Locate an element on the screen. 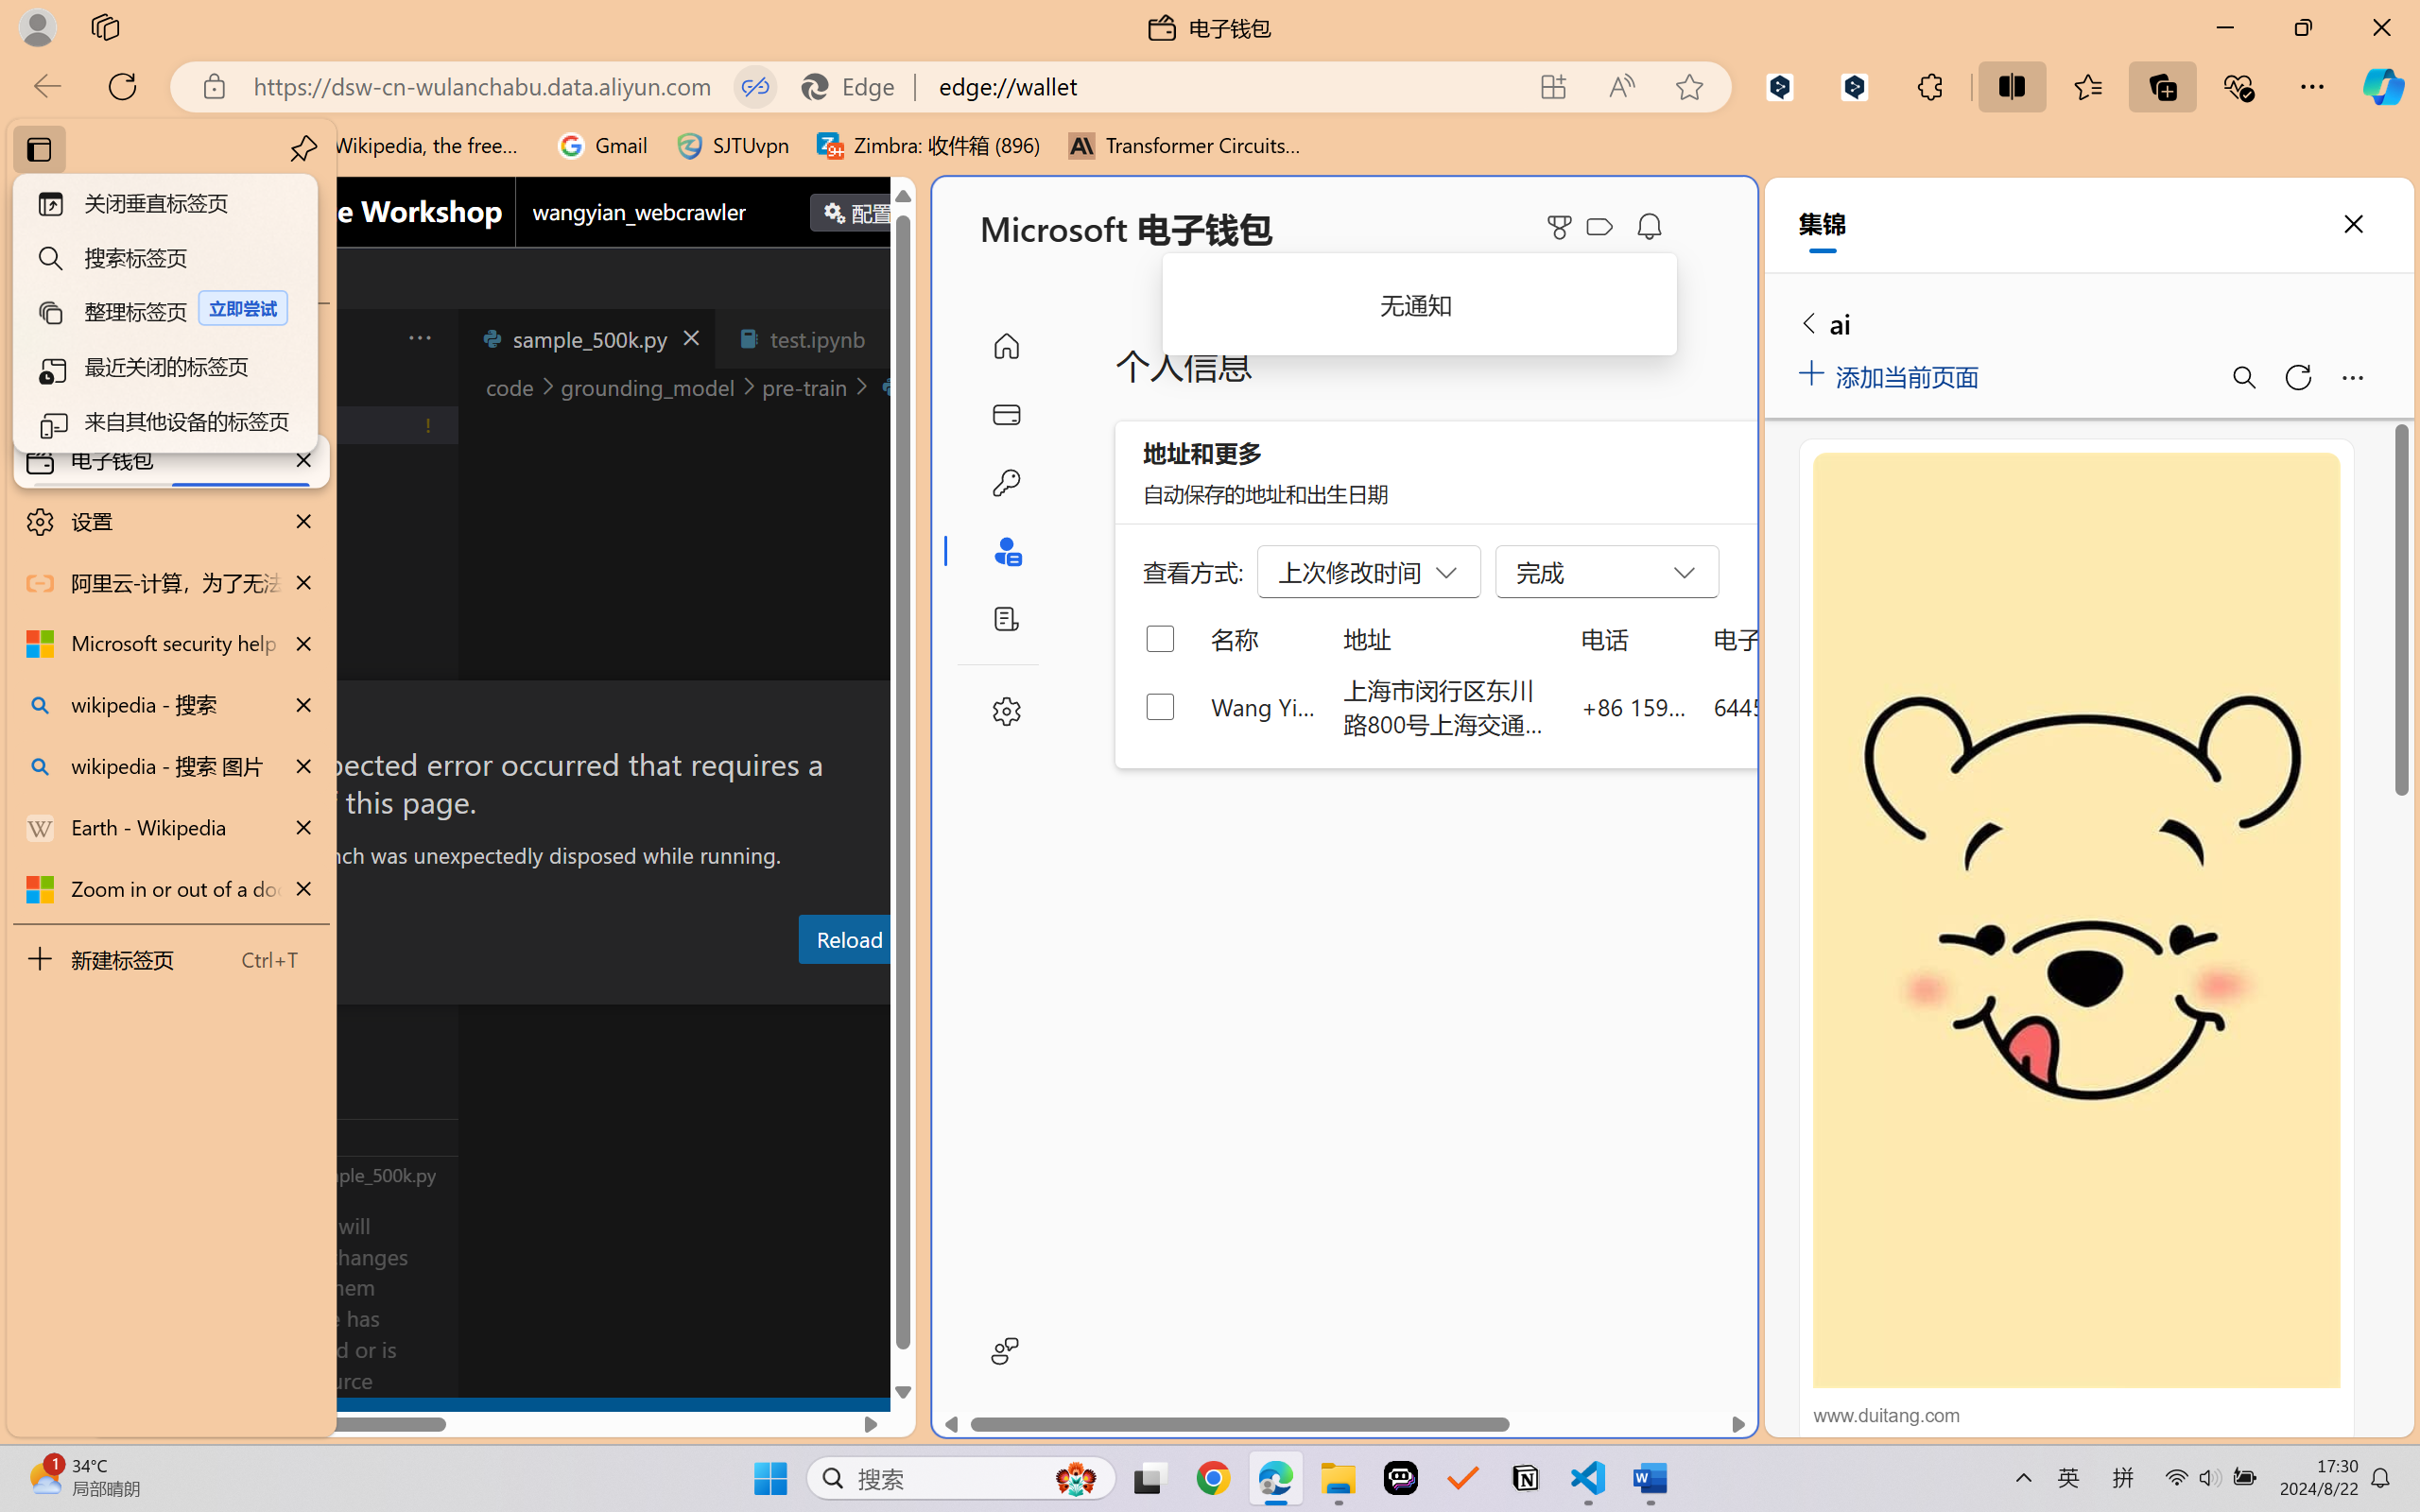 The height and width of the screenshot is (1512, 2420). 'Gmail' is located at coordinates (601, 145).